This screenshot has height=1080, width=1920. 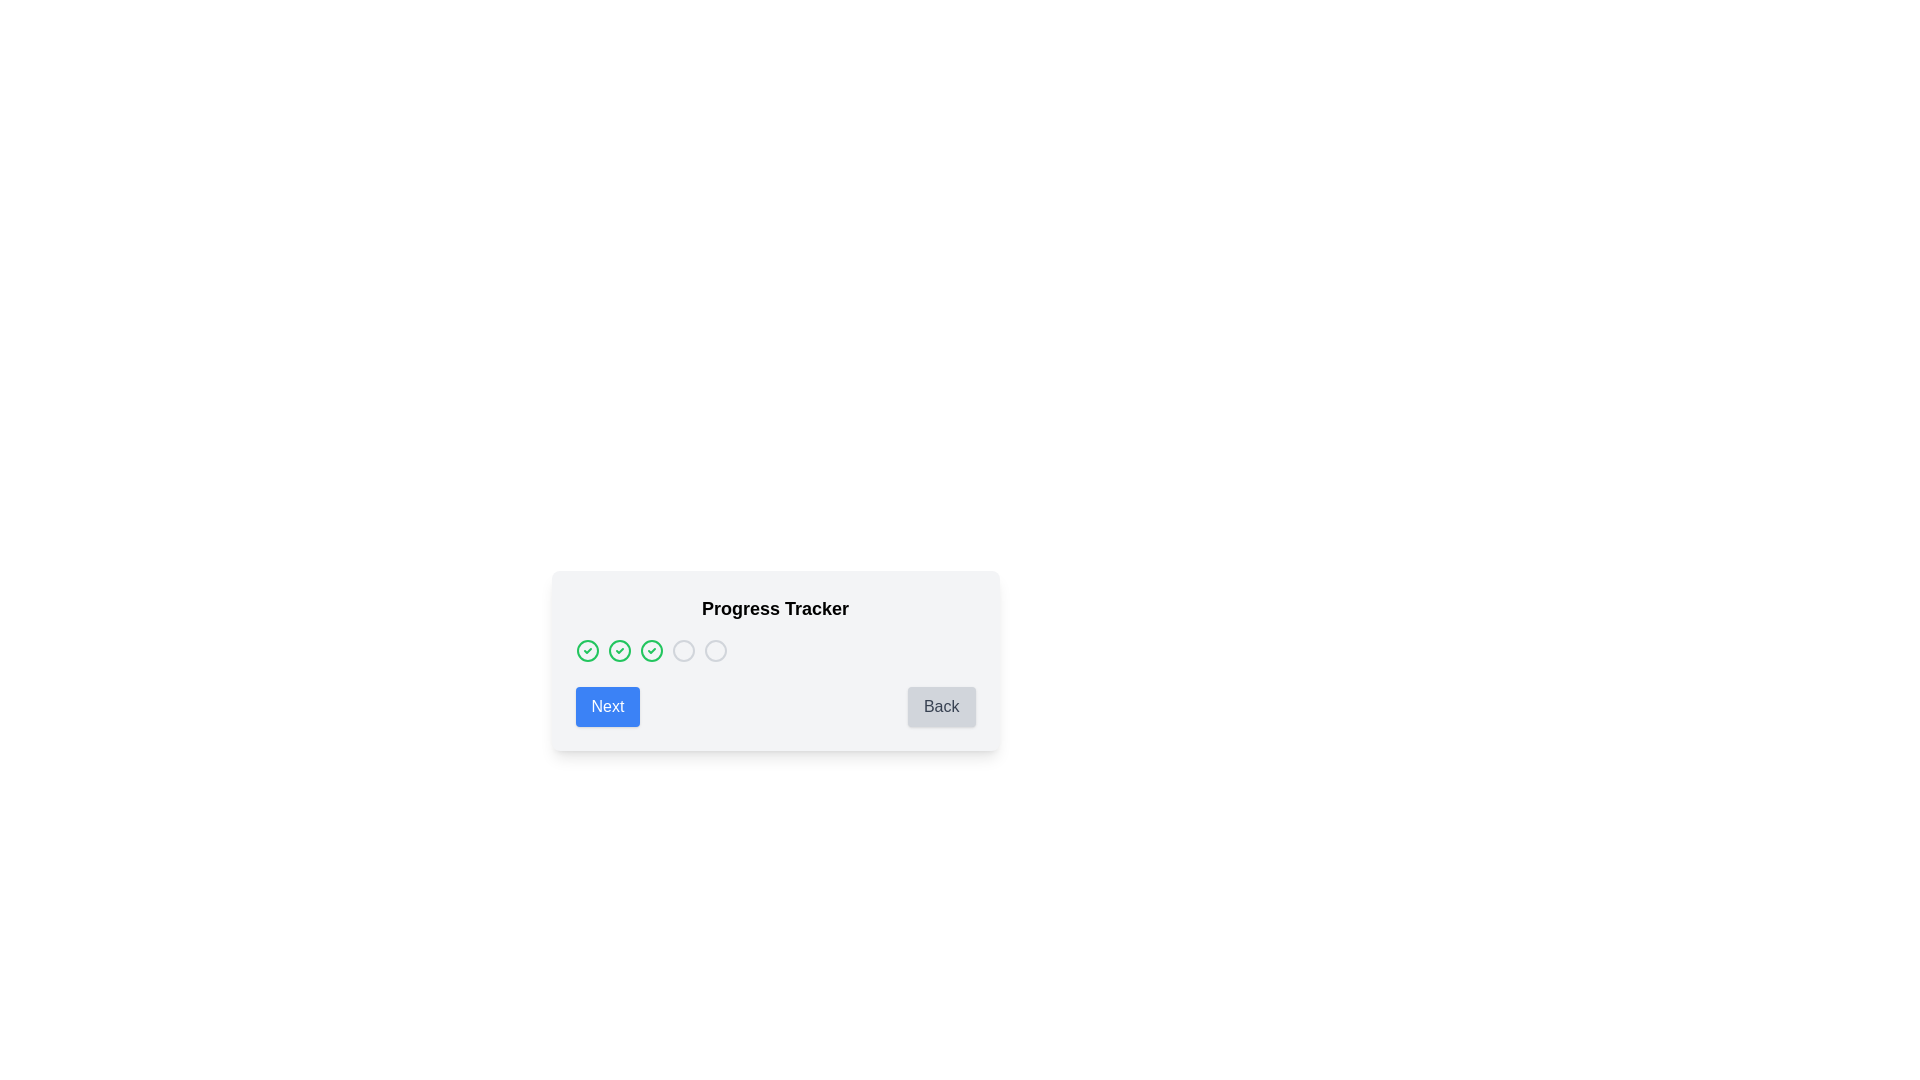 I want to click on the fourth circular Progress step indicator icon, which is styled in light gray and represents an incomplete step, so click(x=683, y=651).